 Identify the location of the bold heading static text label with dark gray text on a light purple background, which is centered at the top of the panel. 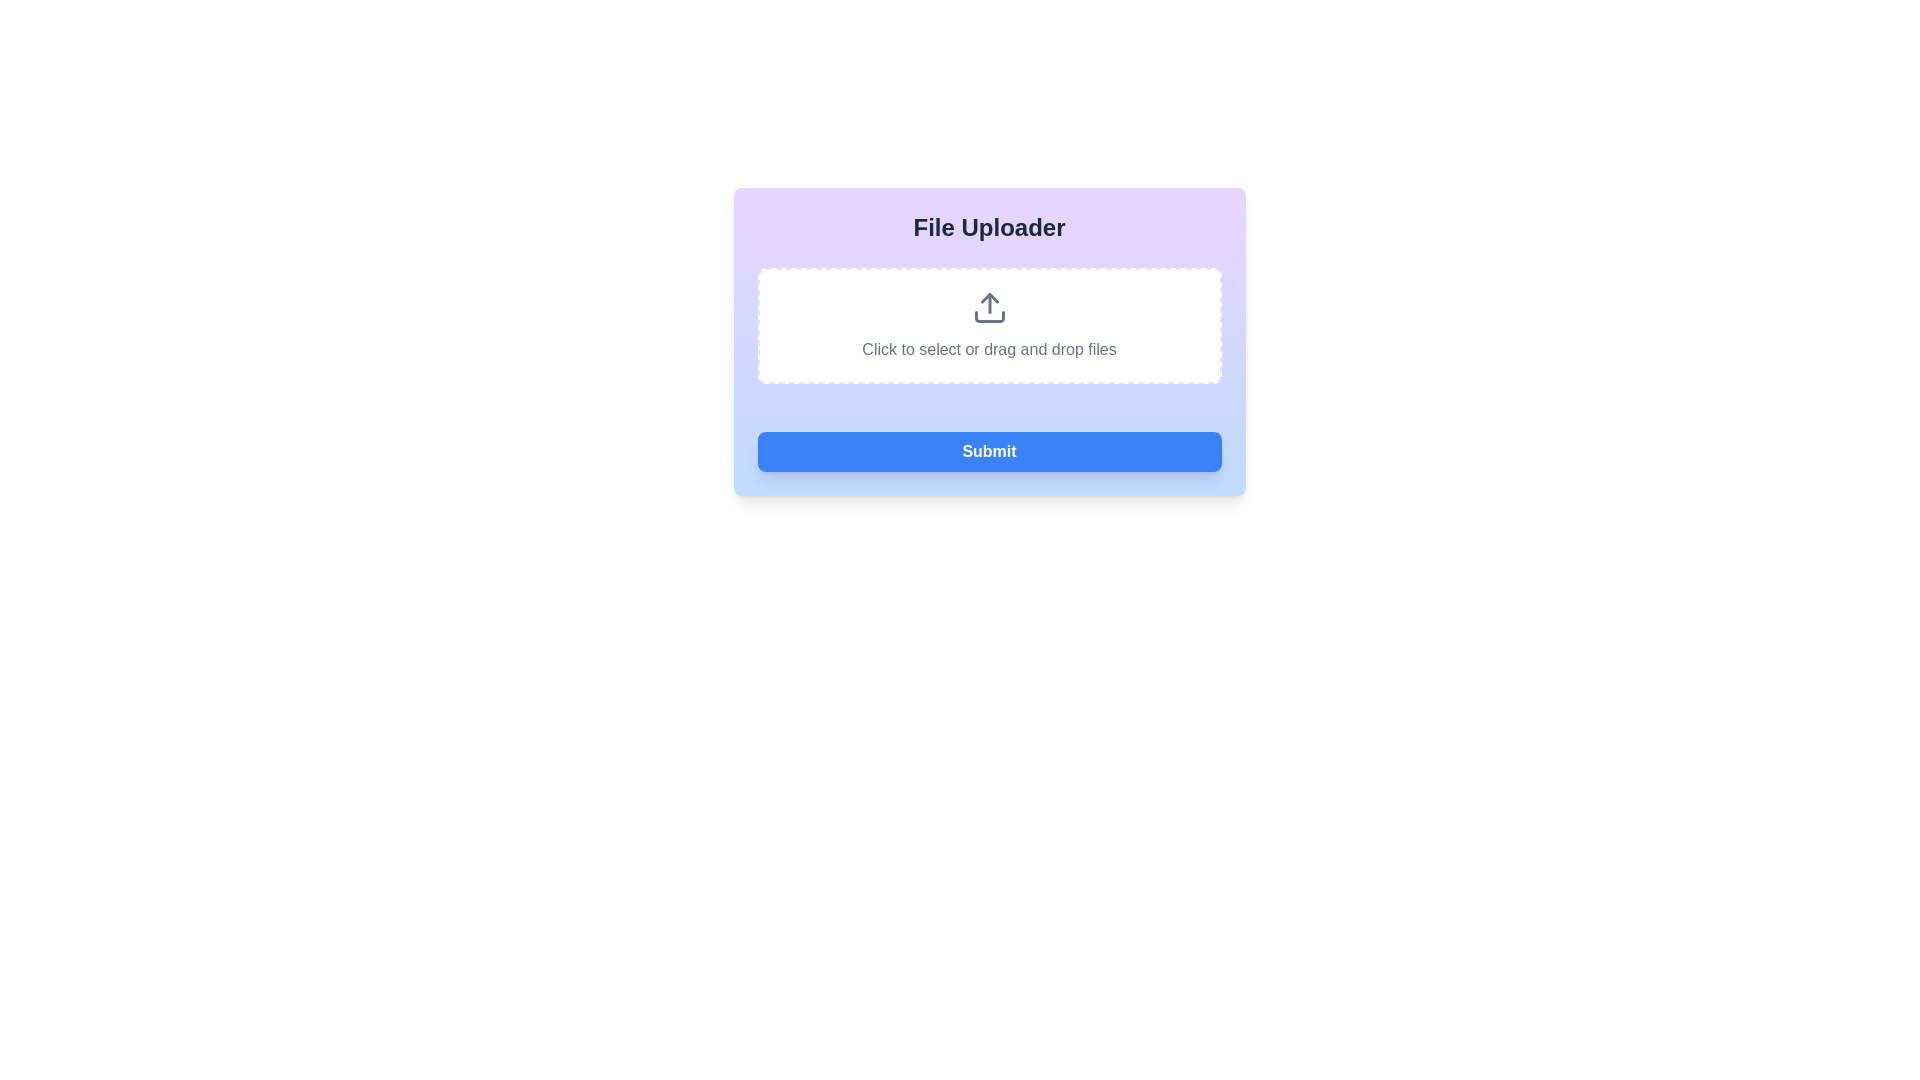
(989, 226).